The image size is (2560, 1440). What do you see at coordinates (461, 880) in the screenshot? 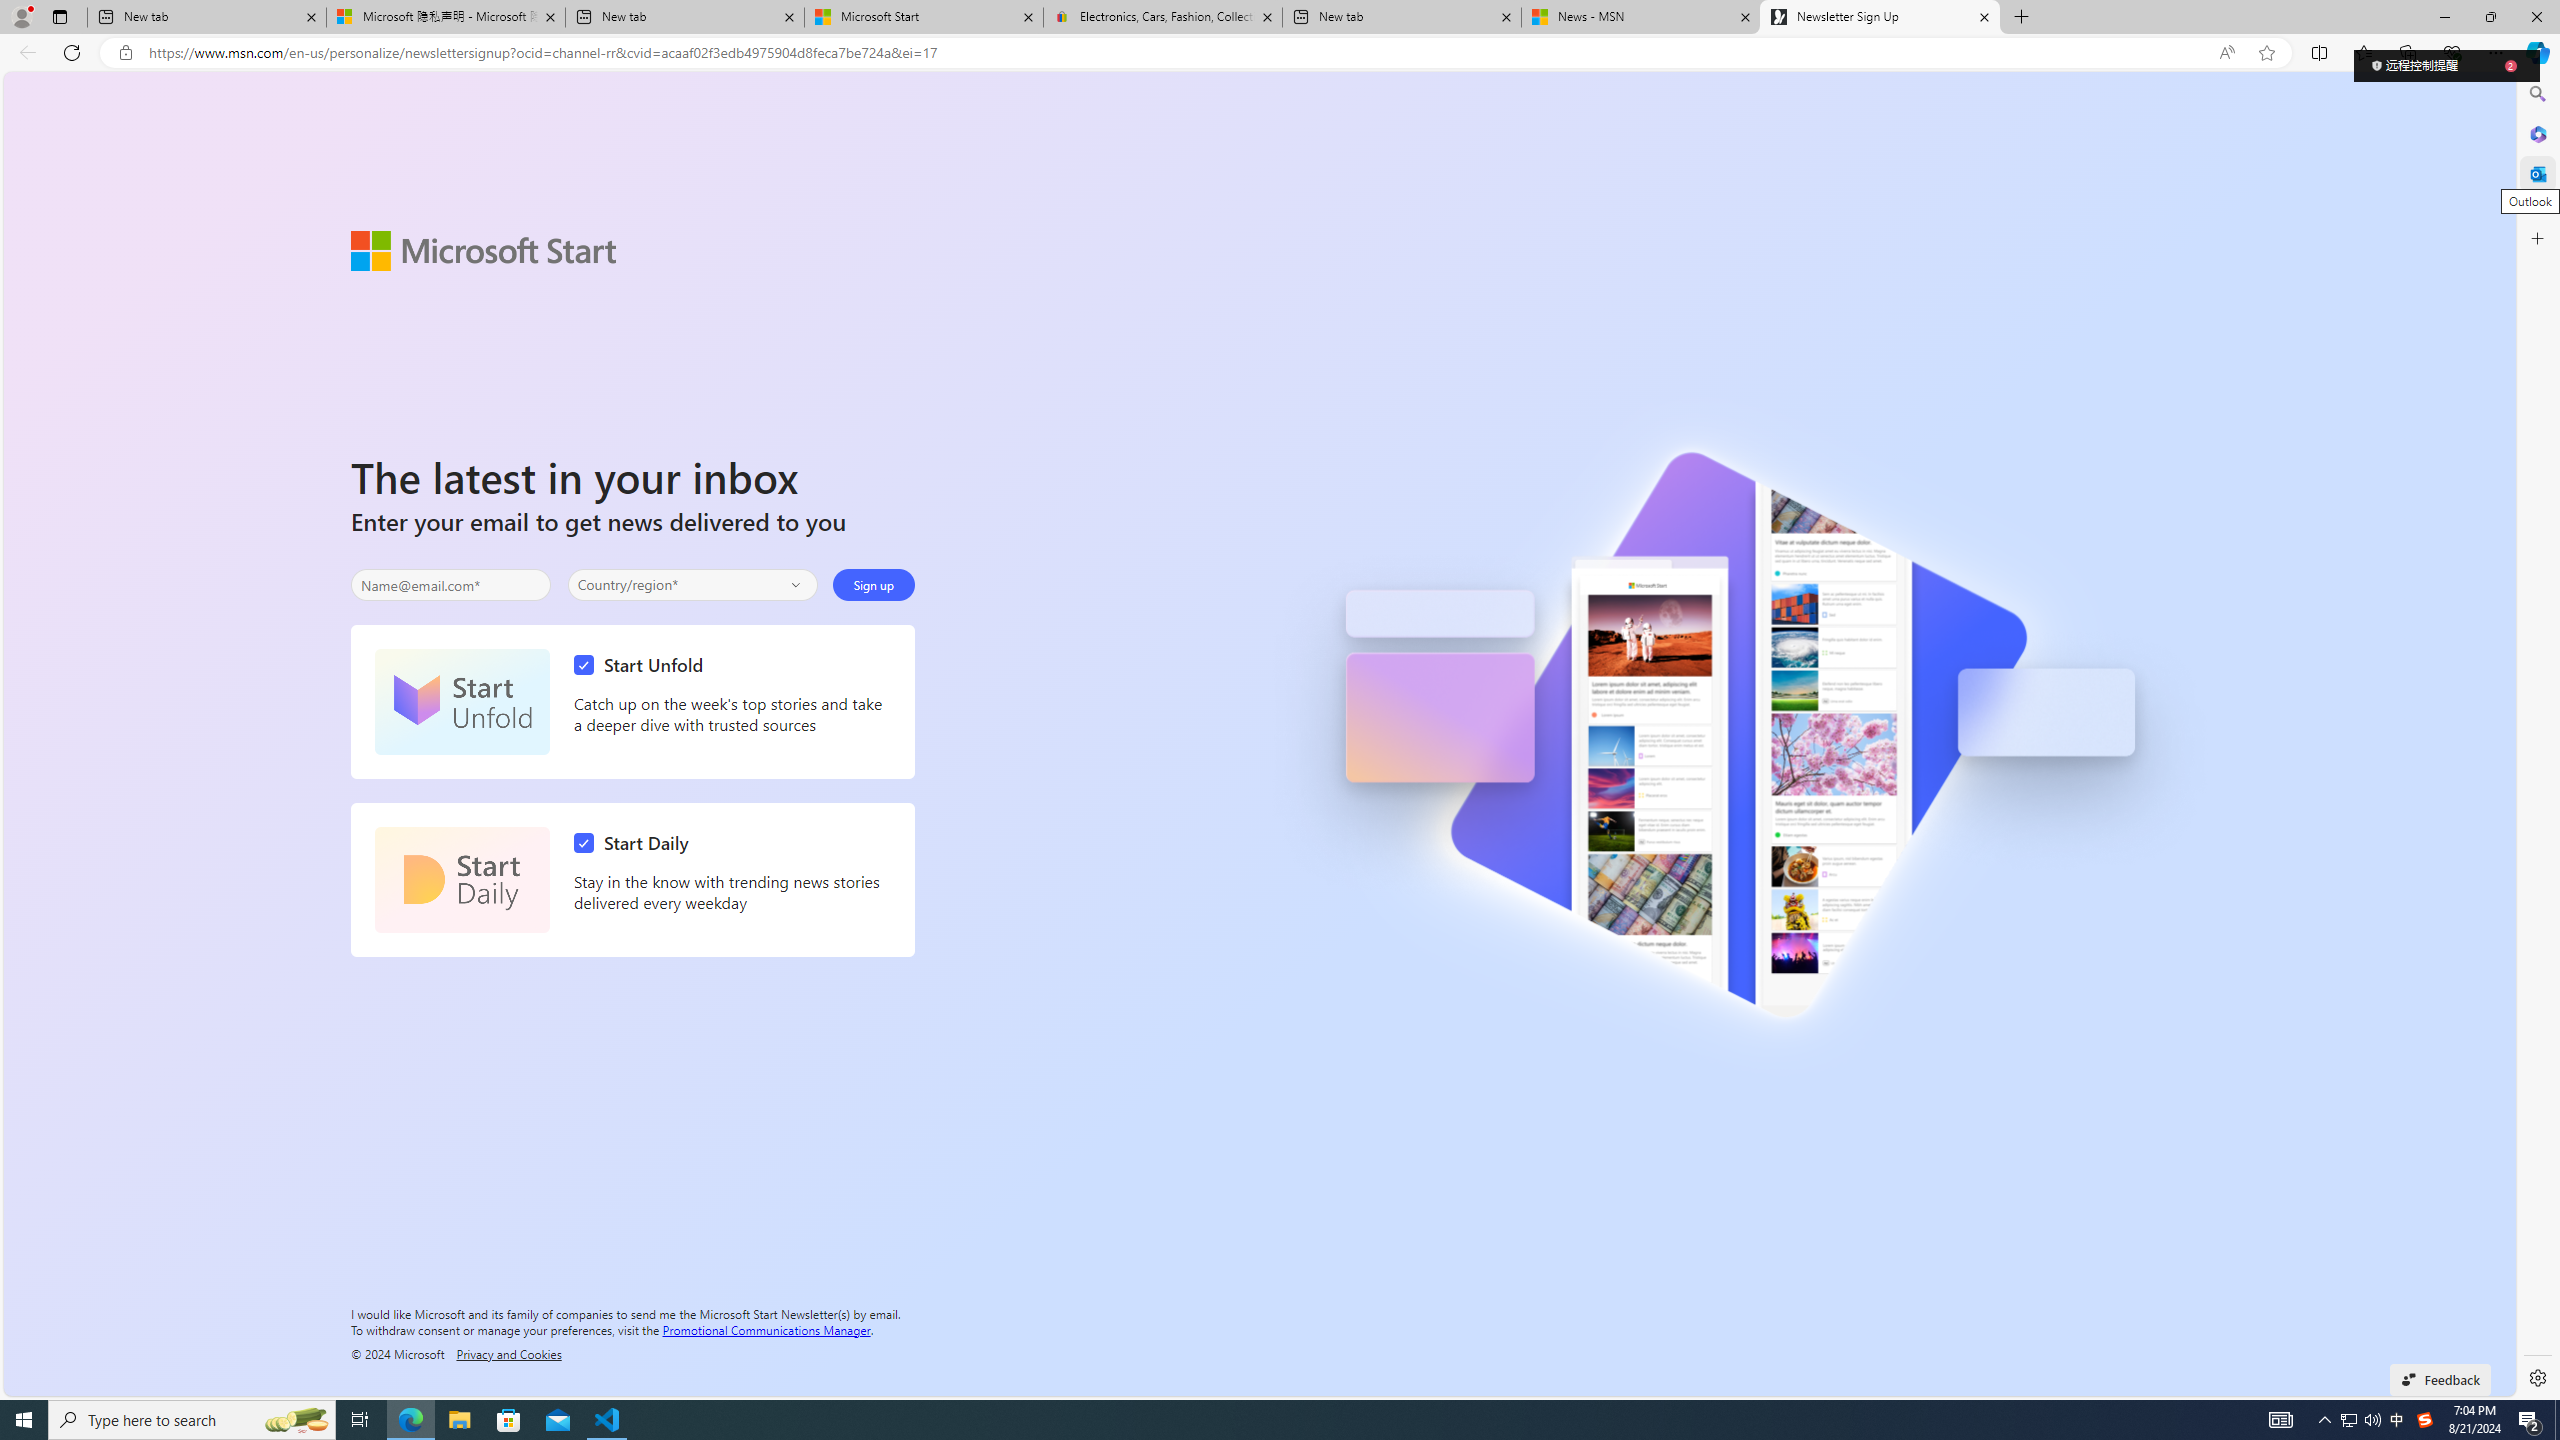
I see `'Start Daily'` at bounding box center [461, 880].